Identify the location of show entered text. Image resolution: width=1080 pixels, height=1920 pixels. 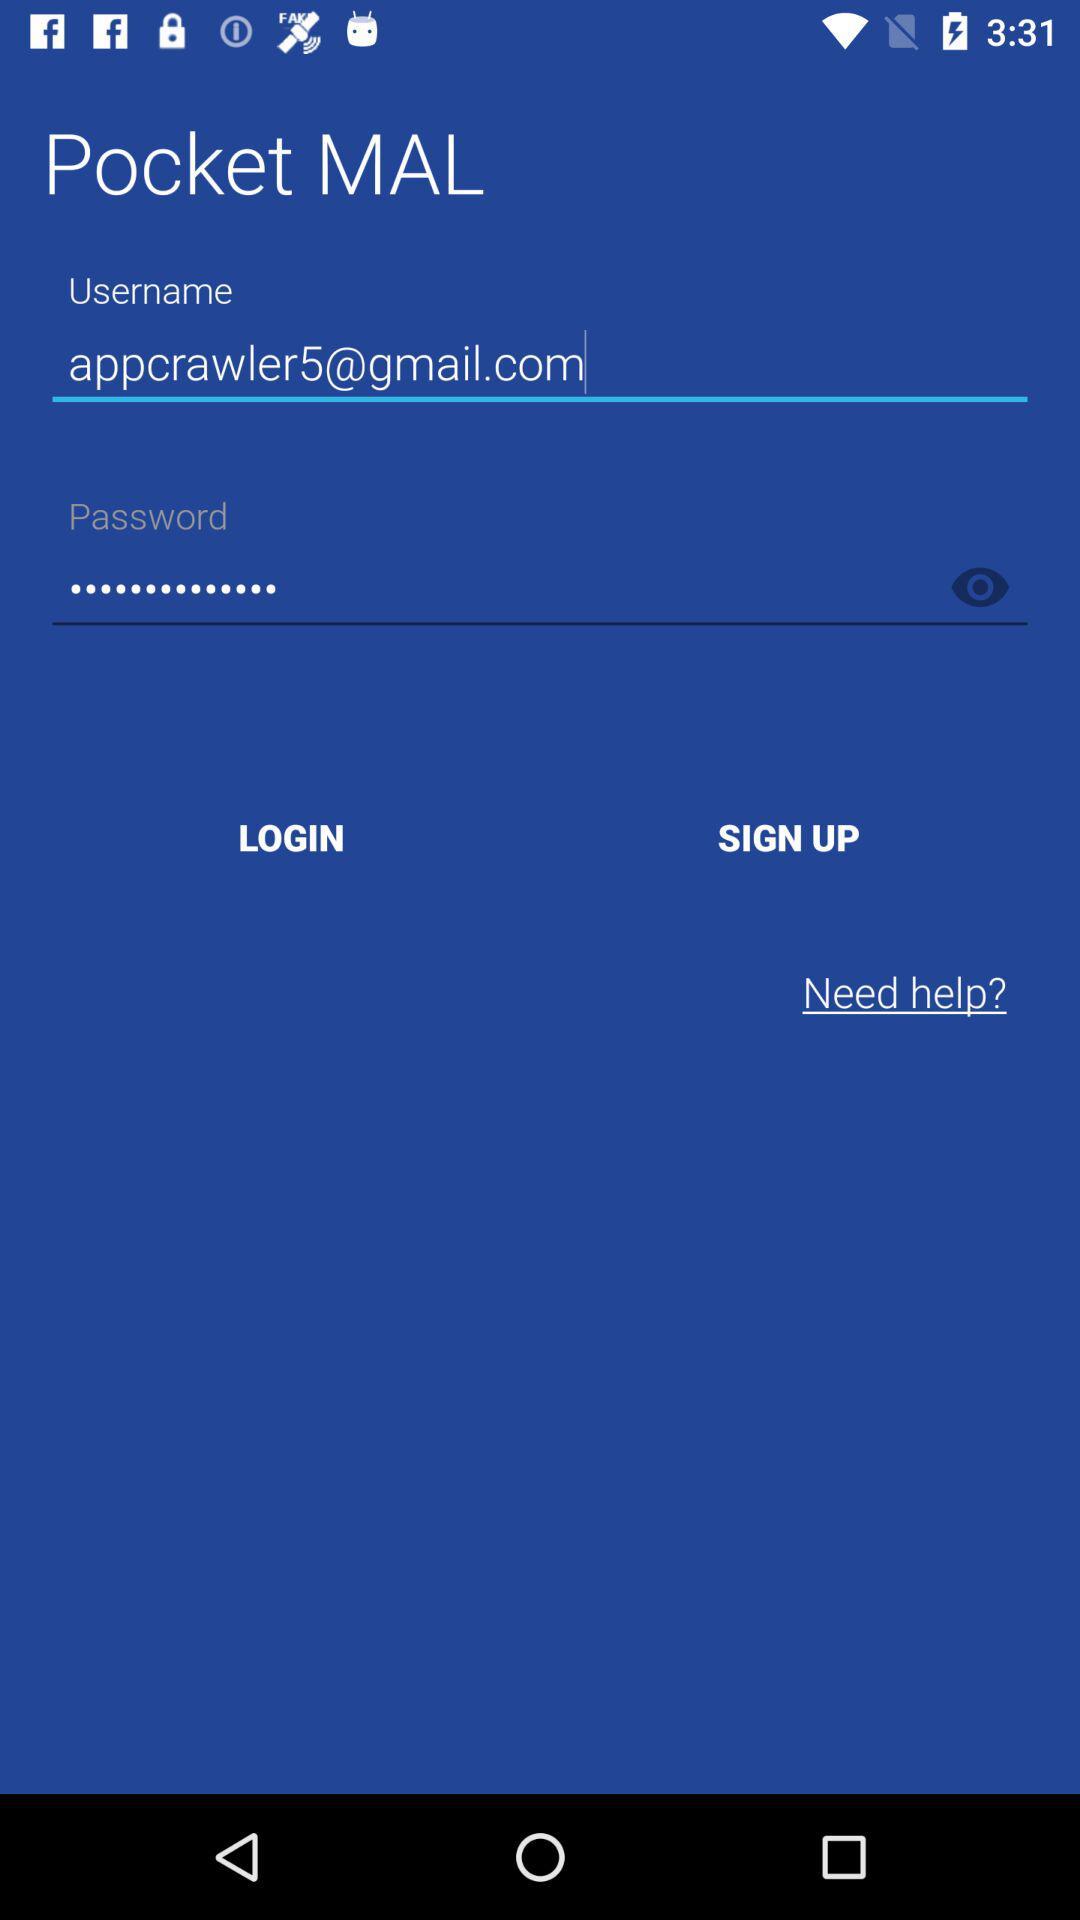
(979, 586).